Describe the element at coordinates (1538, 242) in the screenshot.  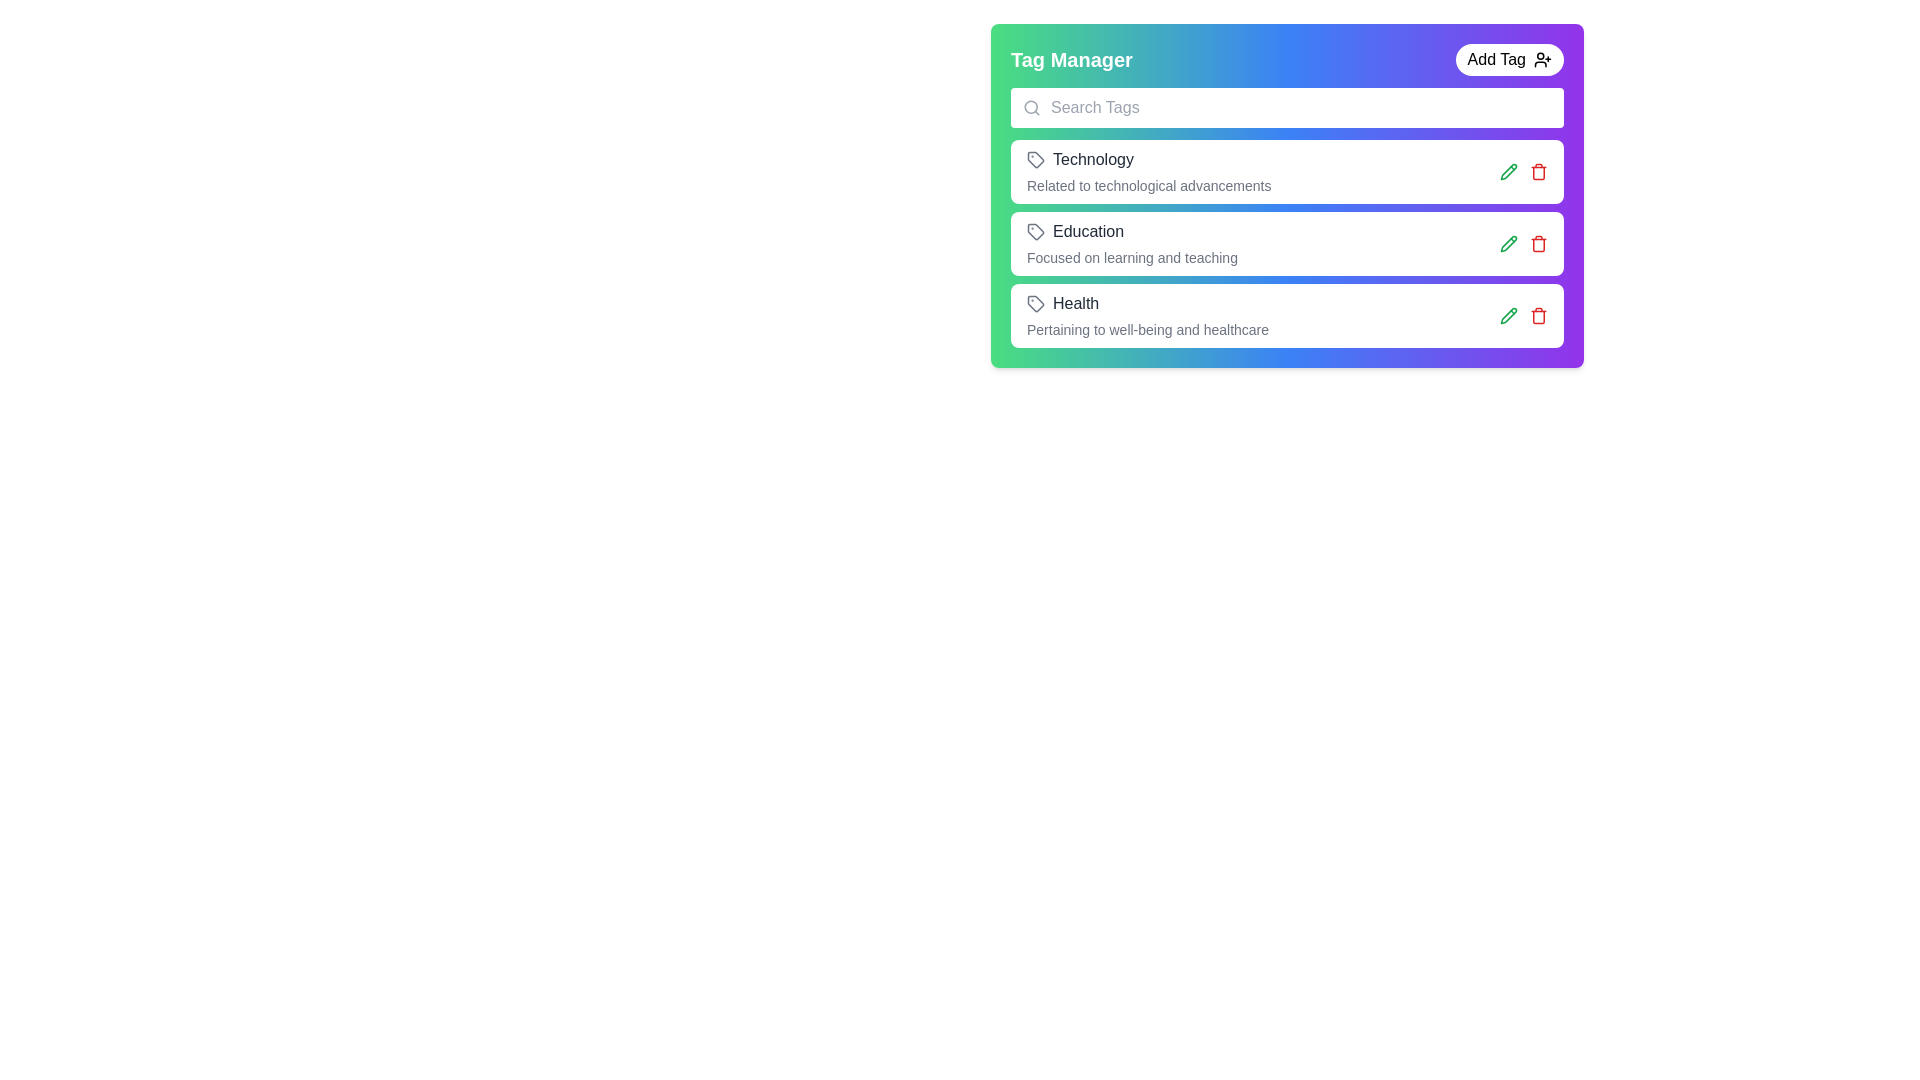
I see `the red trash bin icon delete button at the right end of the item bar to trigger the hover effect and change its color to dark red` at that location.